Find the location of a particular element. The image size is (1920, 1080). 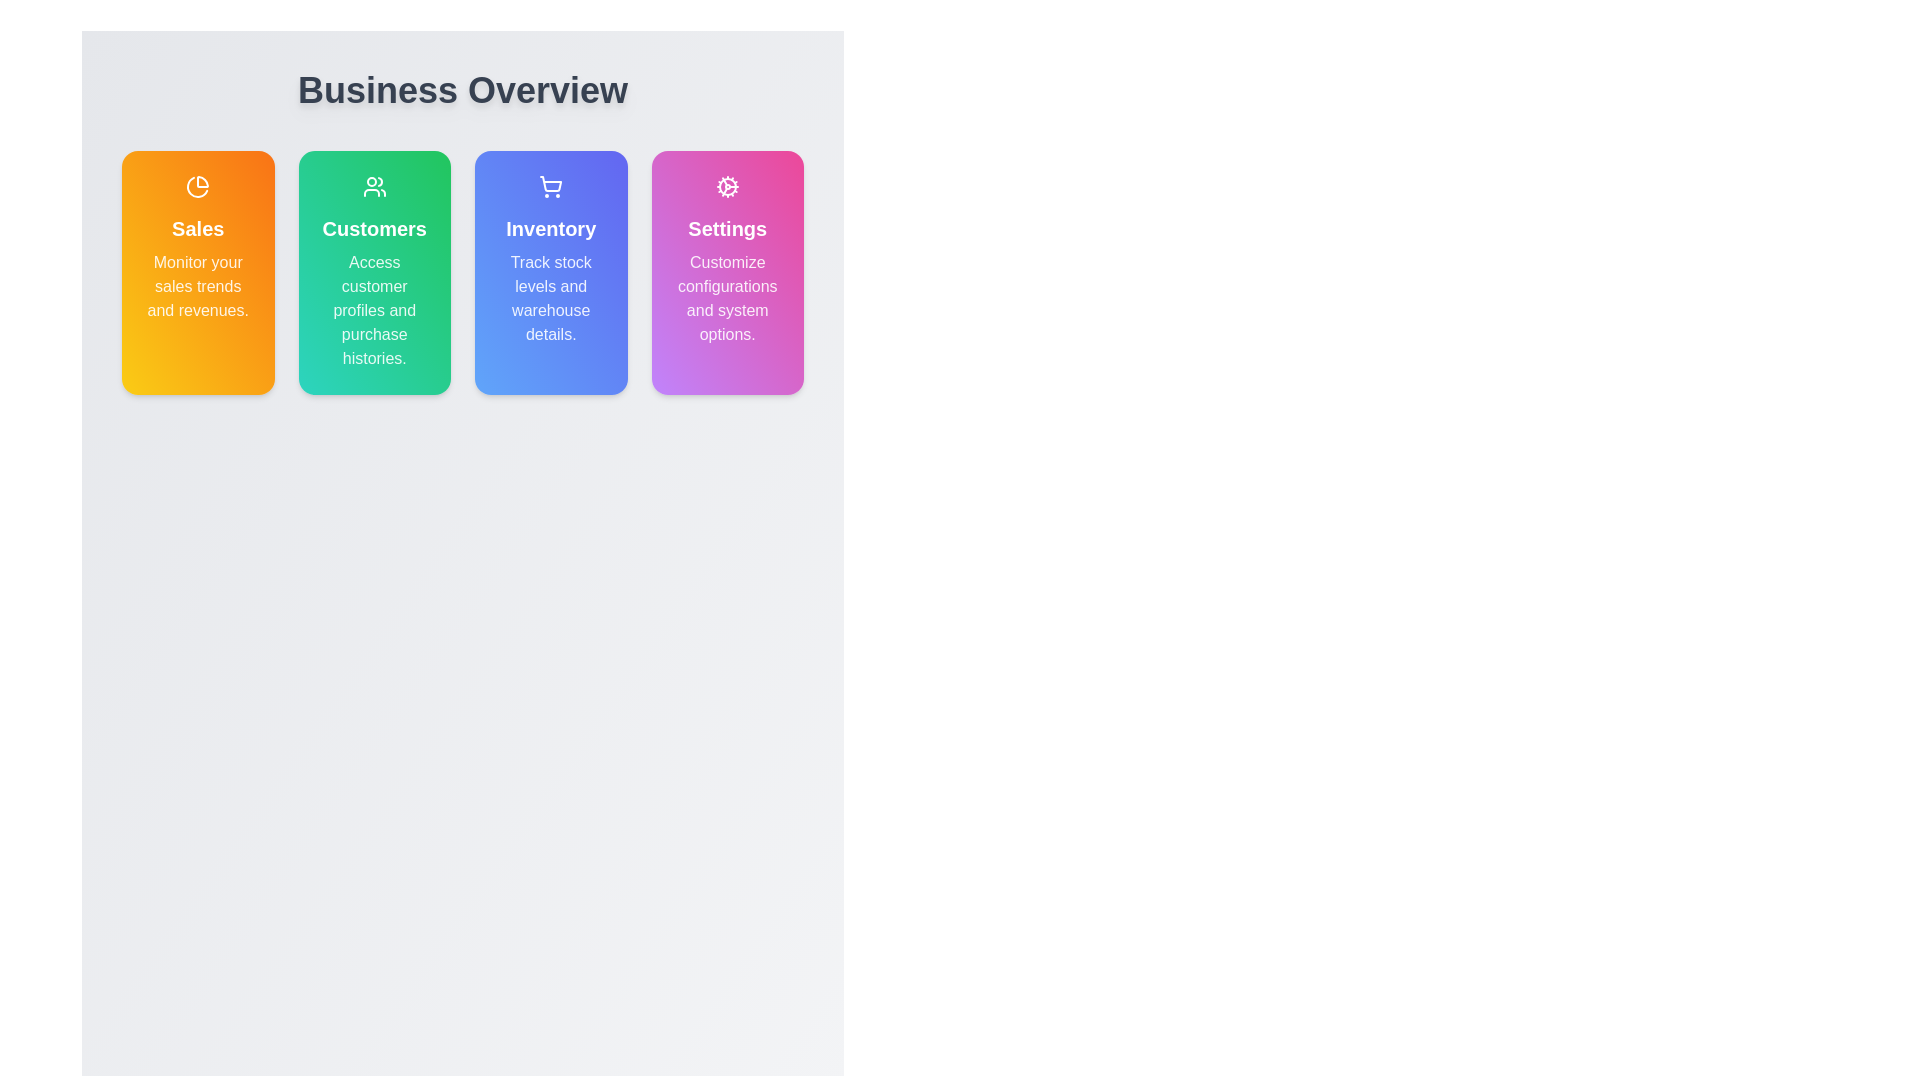

information displayed on the Informational card, which features a circular pie chart icon at the top, the word 'Sales' in bold white text, and a descriptive text stating 'Monitor your sales trends and revenues.' is located at coordinates (198, 273).